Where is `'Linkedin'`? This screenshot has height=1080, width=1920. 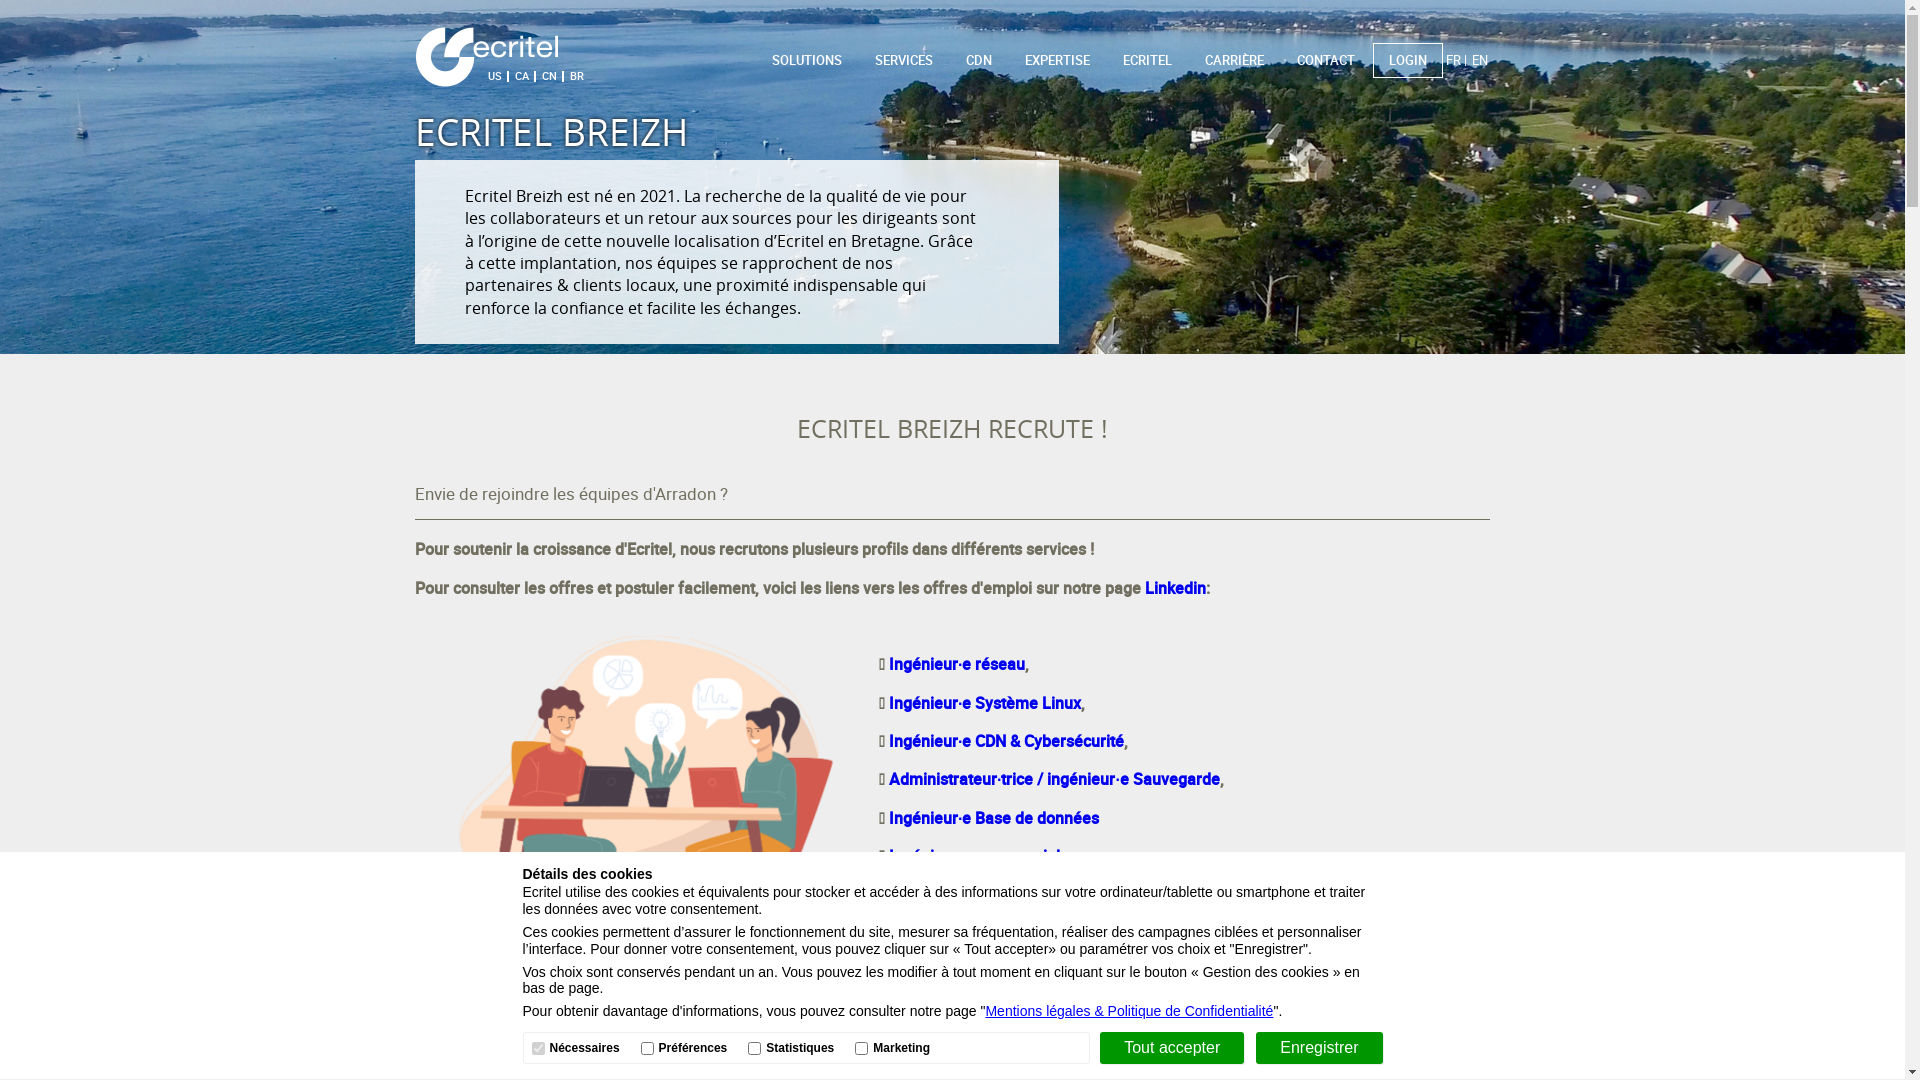 'Linkedin' is located at coordinates (1175, 586).